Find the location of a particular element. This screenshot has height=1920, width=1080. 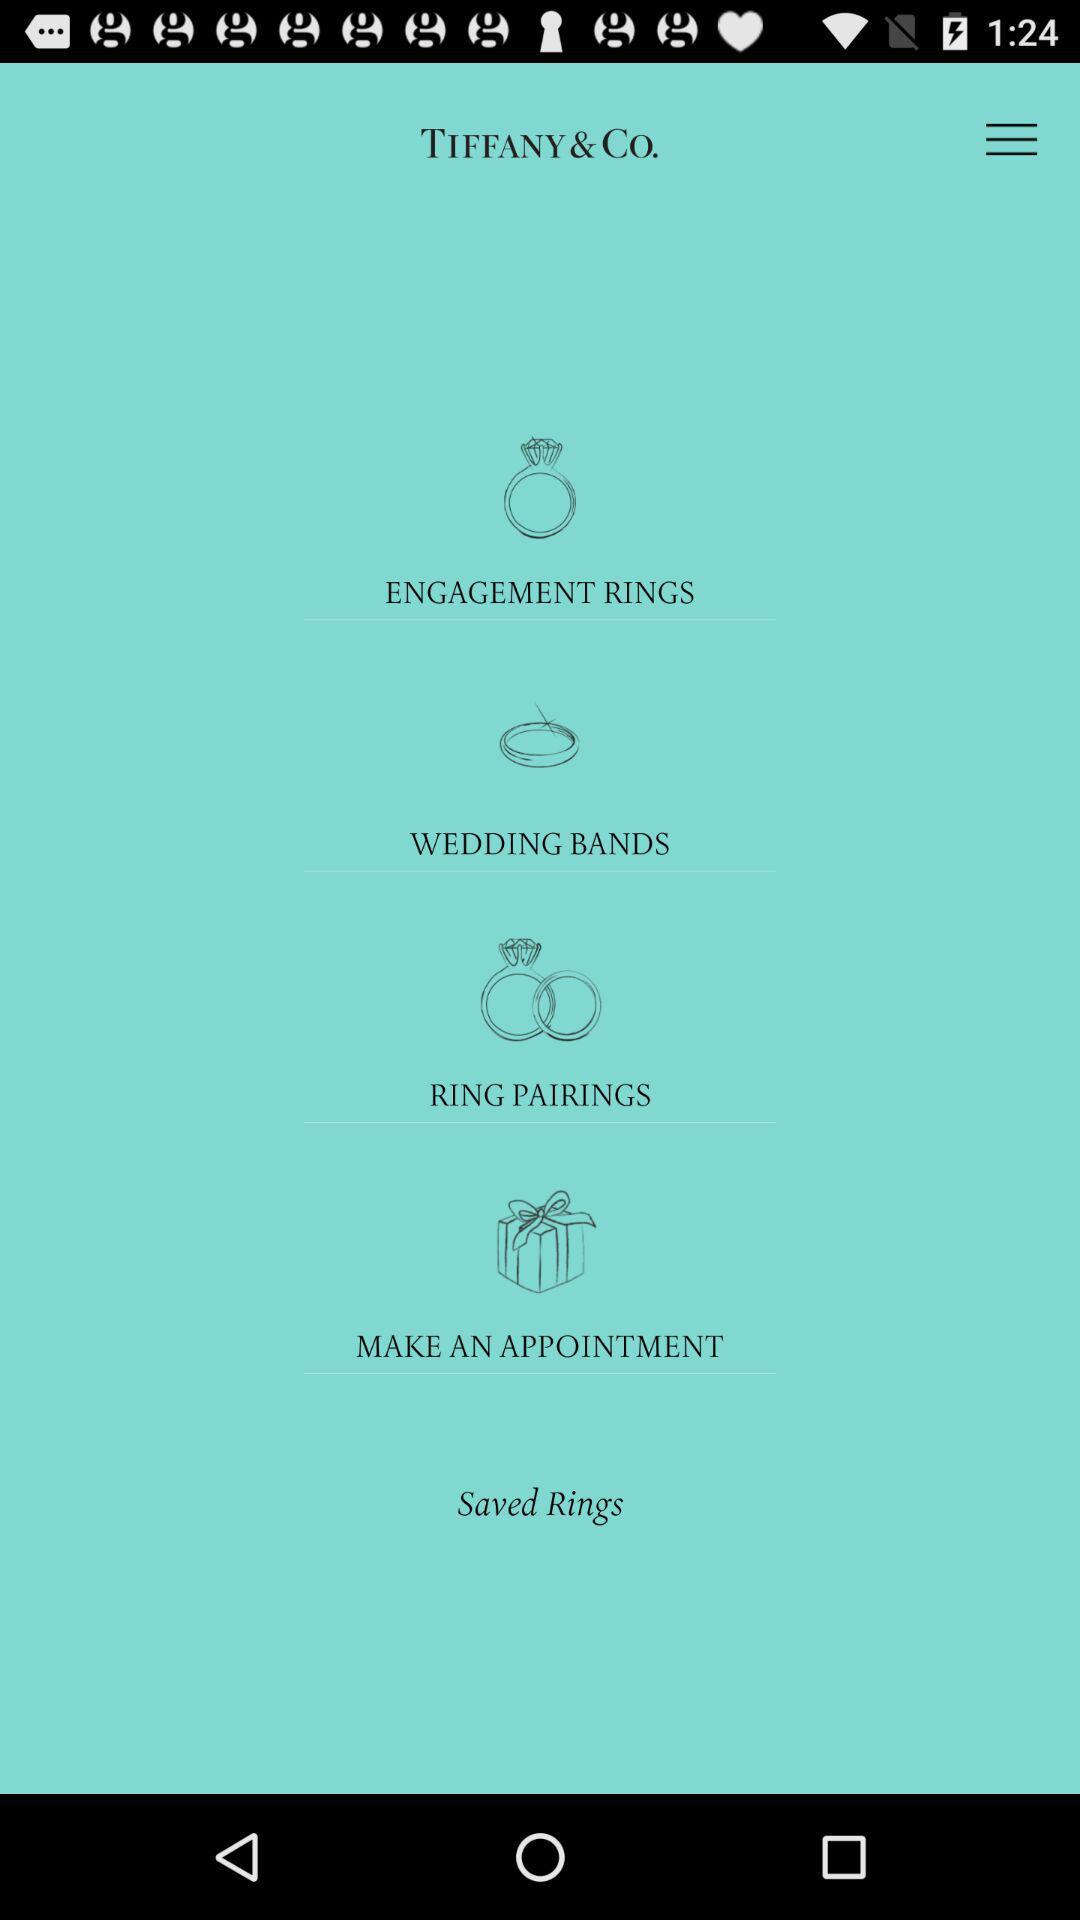

engagement rings icon is located at coordinates (540, 590).